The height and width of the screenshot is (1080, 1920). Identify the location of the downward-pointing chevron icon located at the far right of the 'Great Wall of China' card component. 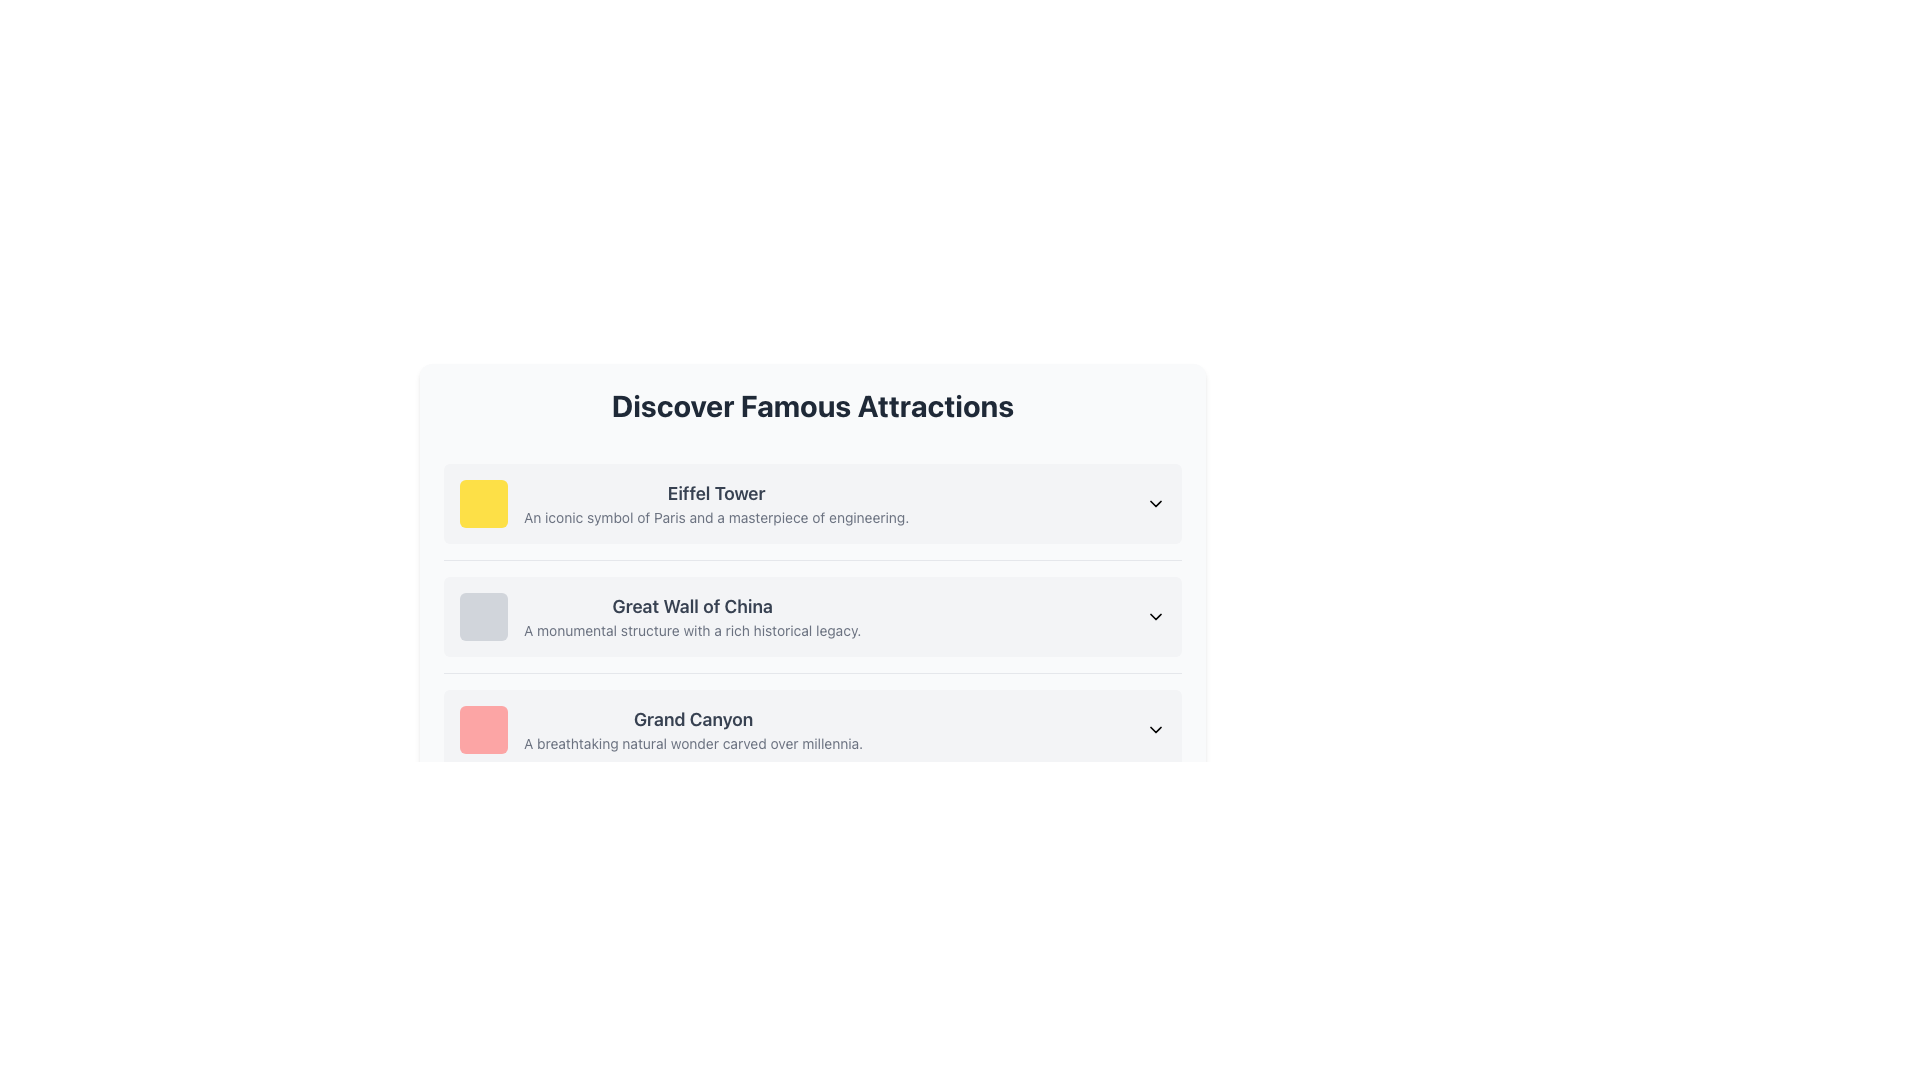
(1156, 616).